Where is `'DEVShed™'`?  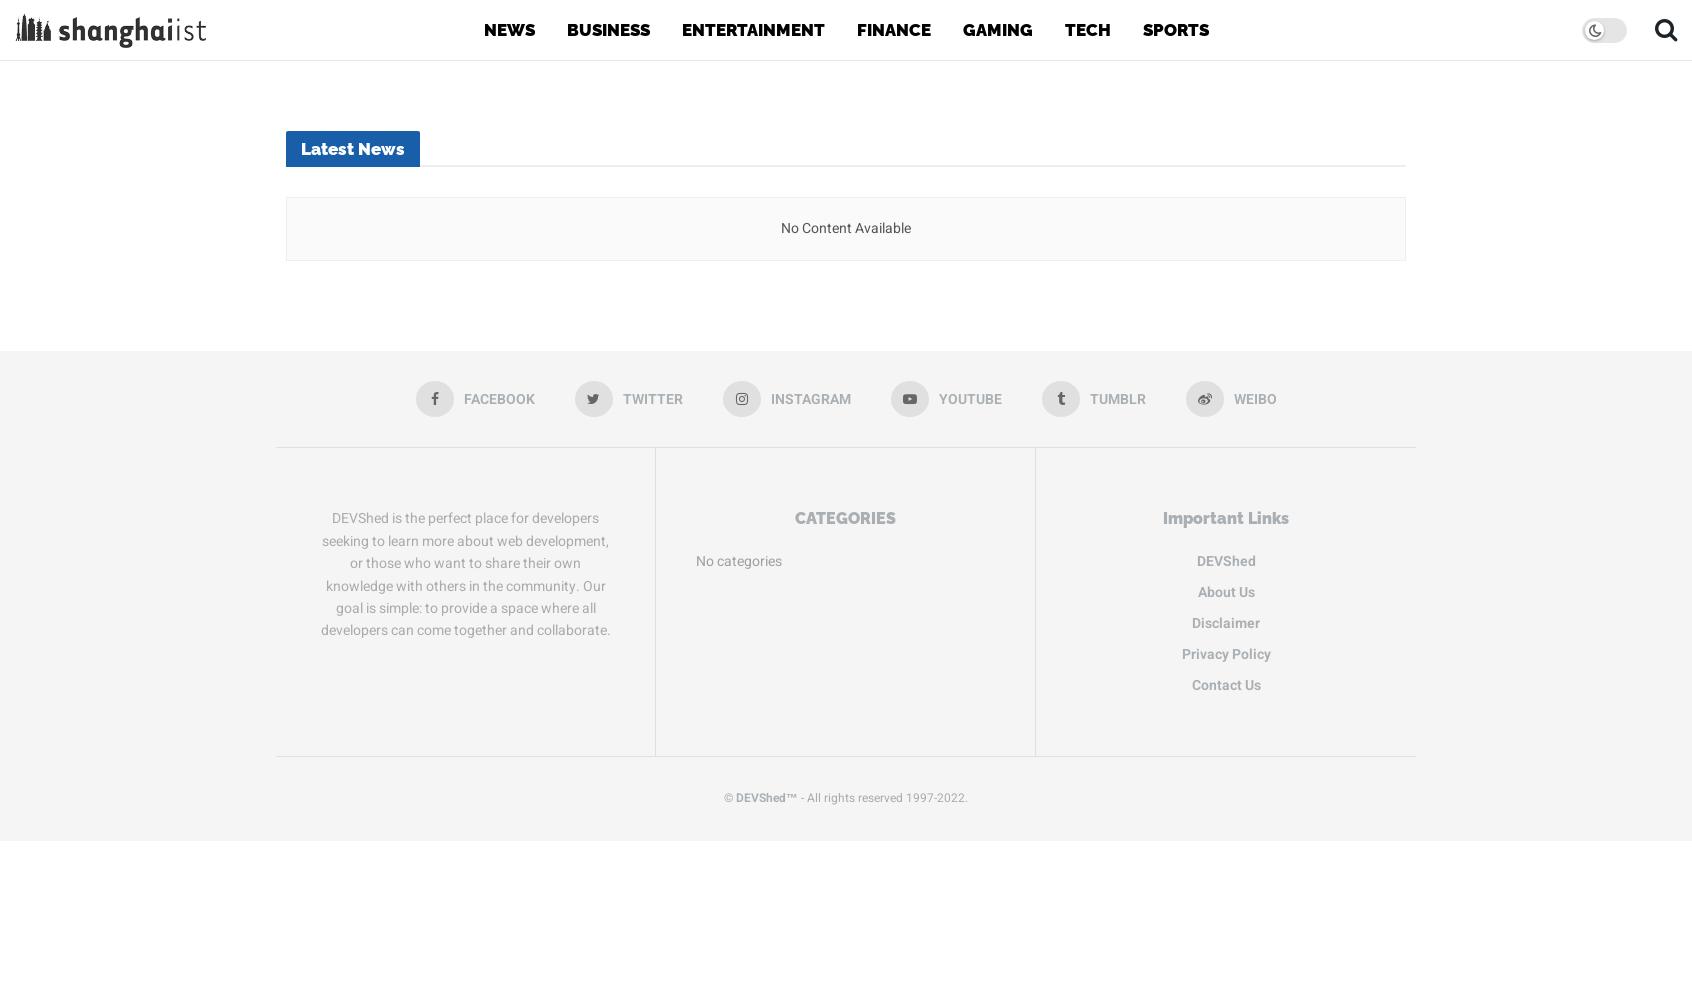
'DEVShed™' is located at coordinates (765, 797).